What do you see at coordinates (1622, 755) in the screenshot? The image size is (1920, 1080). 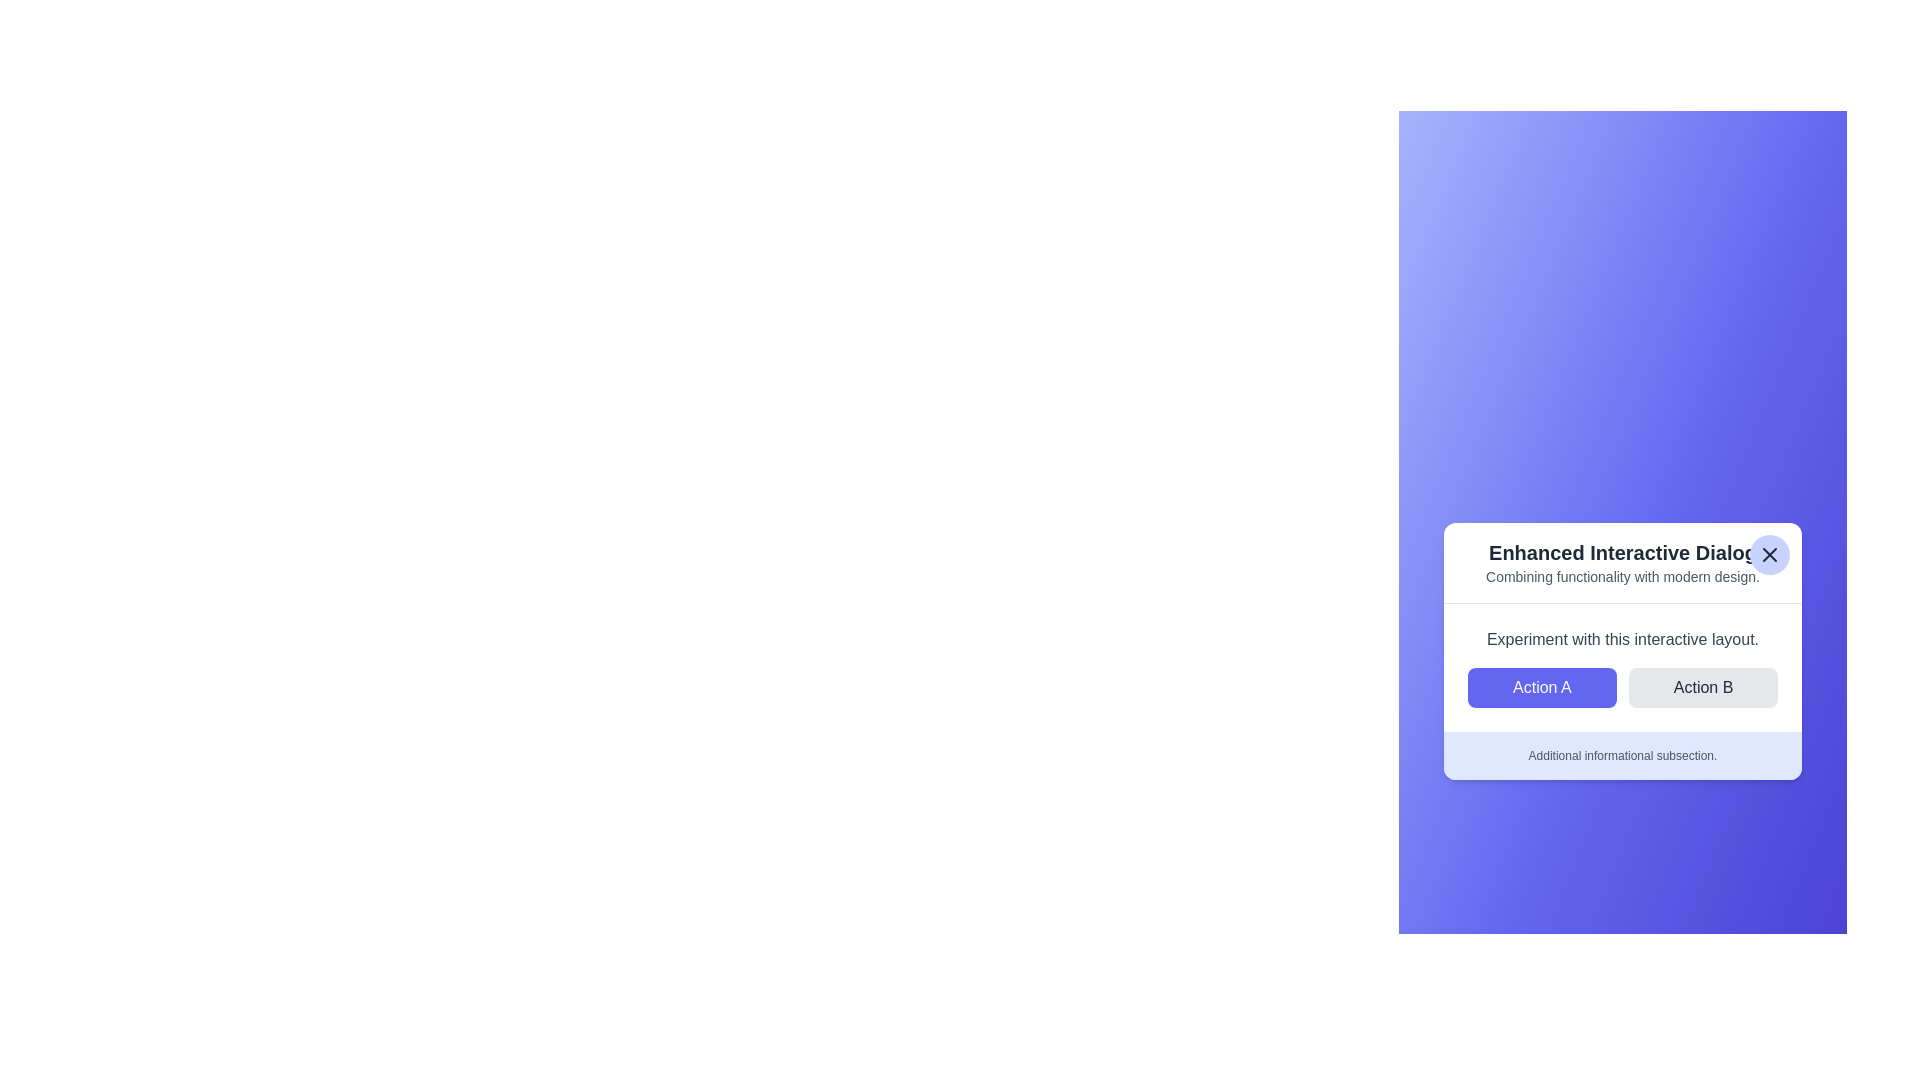 I see `the static text label located centrally below the action buttons 'Action A' and 'Action B' in the indigo-shaded background area at the bottom of the modal` at bounding box center [1622, 755].